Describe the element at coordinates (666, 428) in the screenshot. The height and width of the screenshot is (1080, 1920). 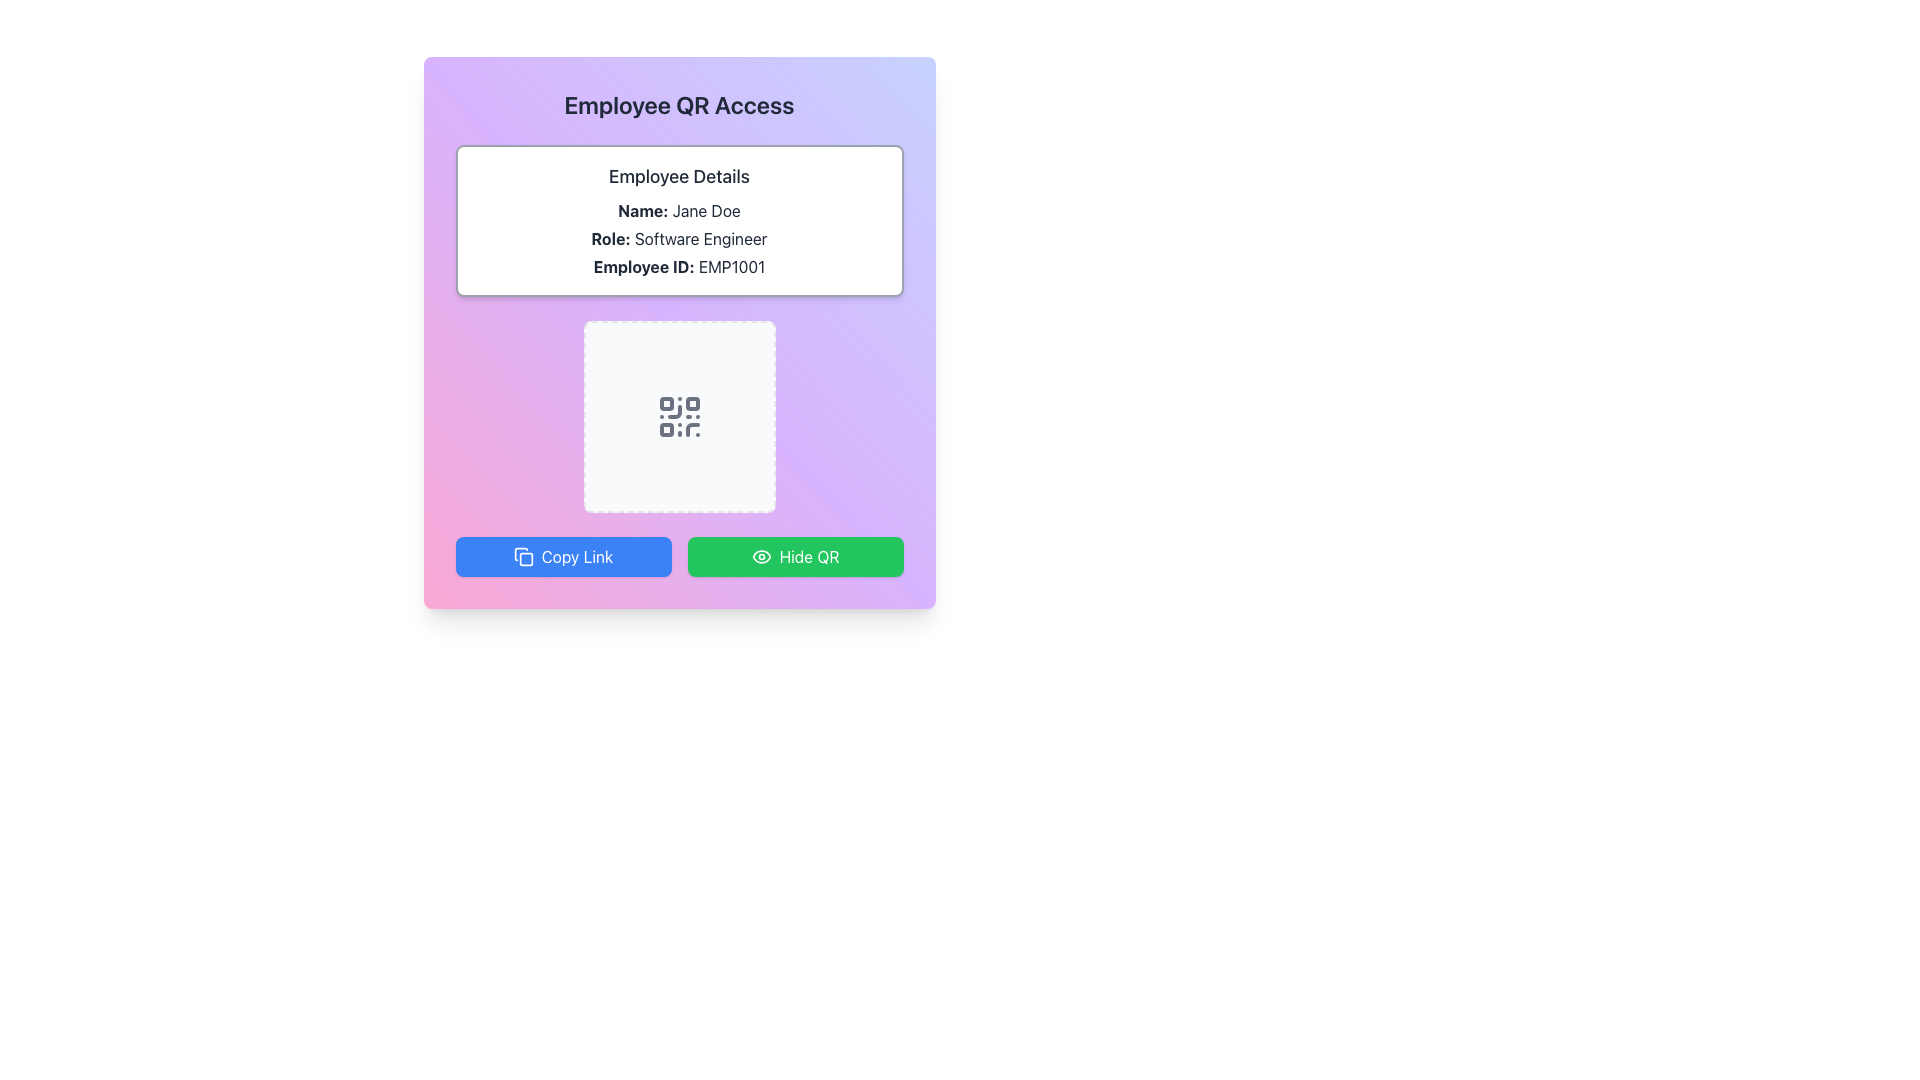
I see `the bottom-left small square of the QR code module that encodes employee information` at that location.